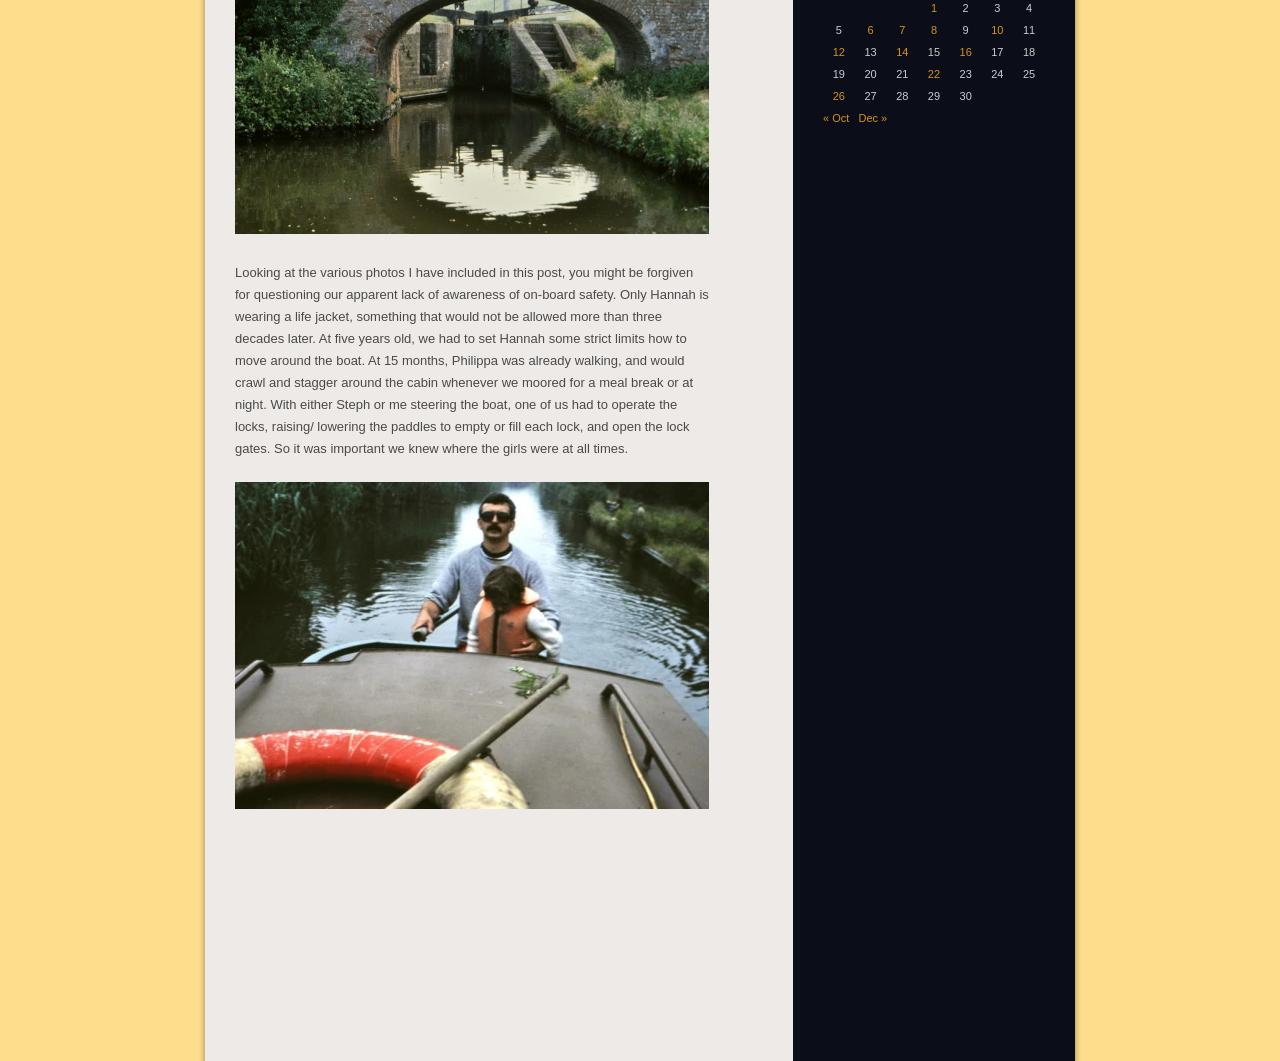 The height and width of the screenshot is (1061, 1280). Describe the element at coordinates (1028, 28) in the screenshot. I see `'11'` at that location.